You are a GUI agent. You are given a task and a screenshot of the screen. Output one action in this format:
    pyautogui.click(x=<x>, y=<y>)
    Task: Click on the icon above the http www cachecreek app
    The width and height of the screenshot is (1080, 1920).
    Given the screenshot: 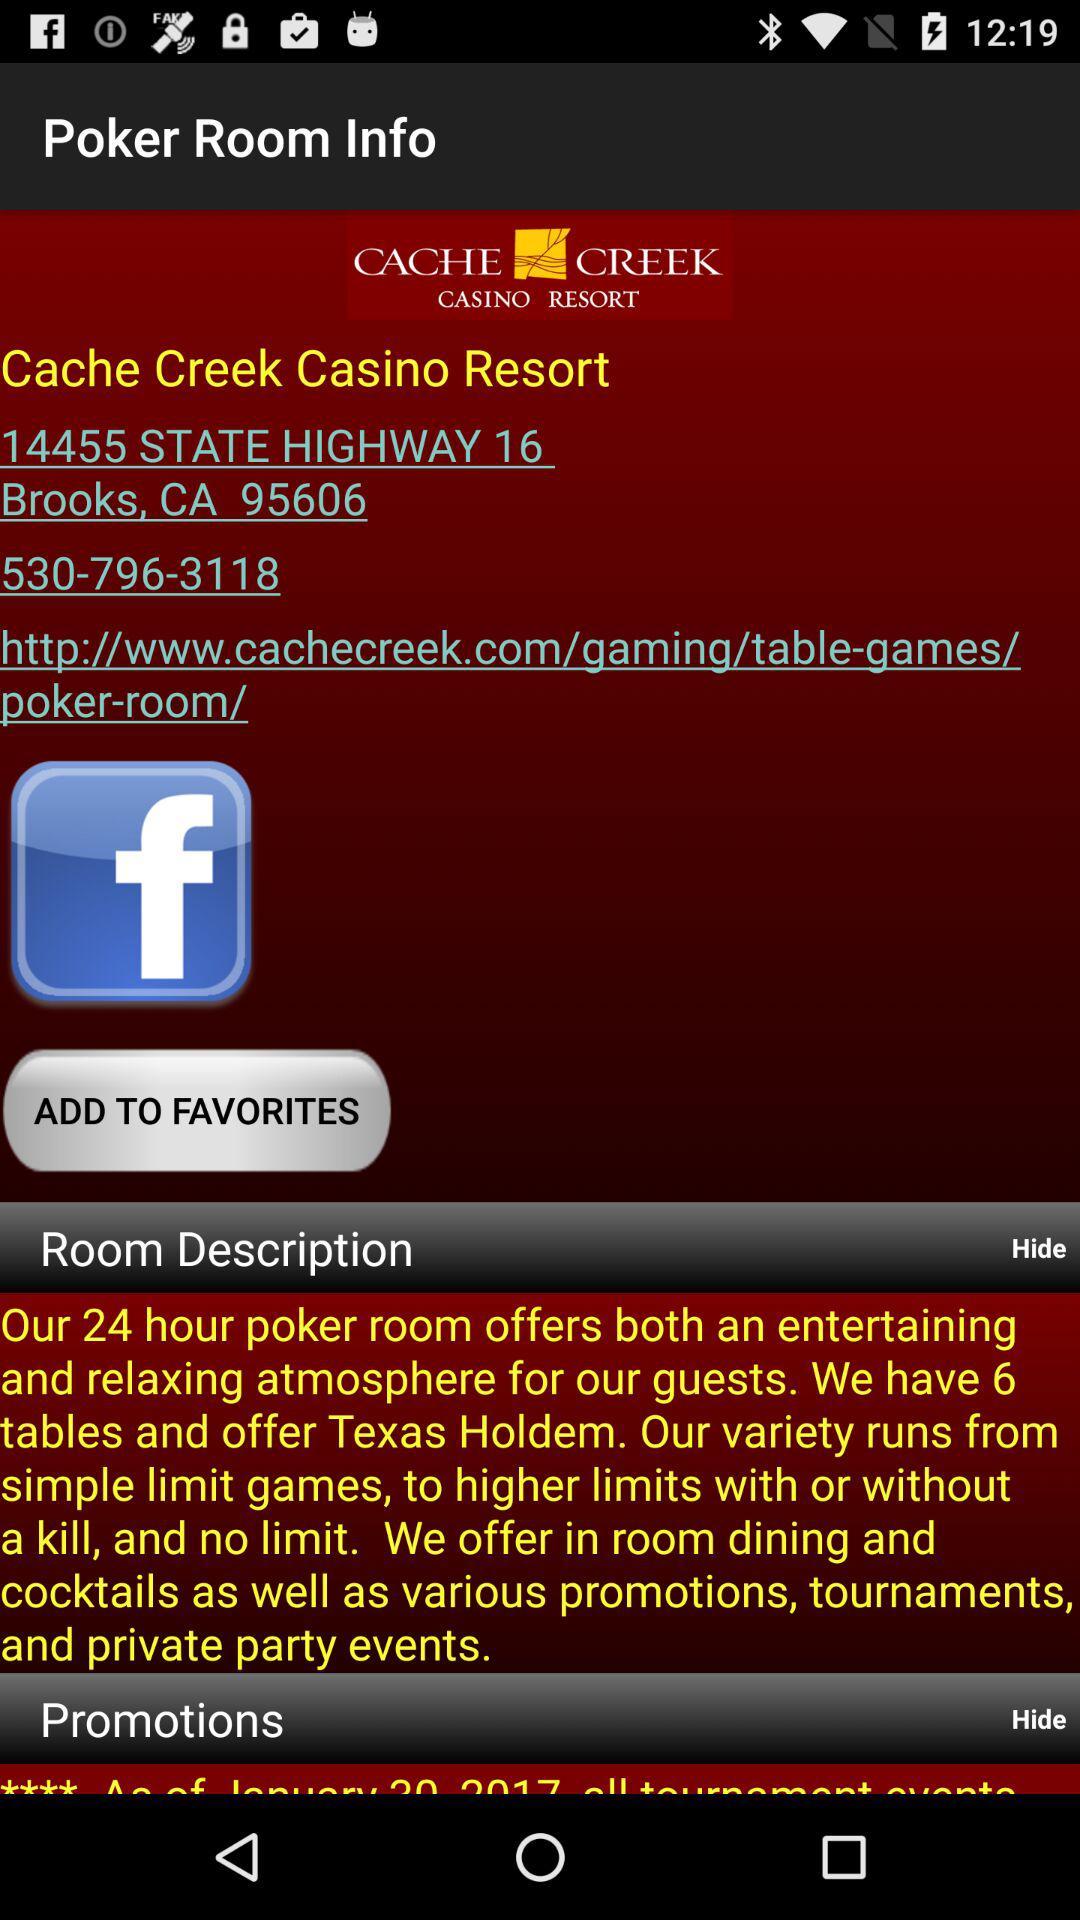 What is the action you would take?
    pyautogui.click(x=139, y=564)
    